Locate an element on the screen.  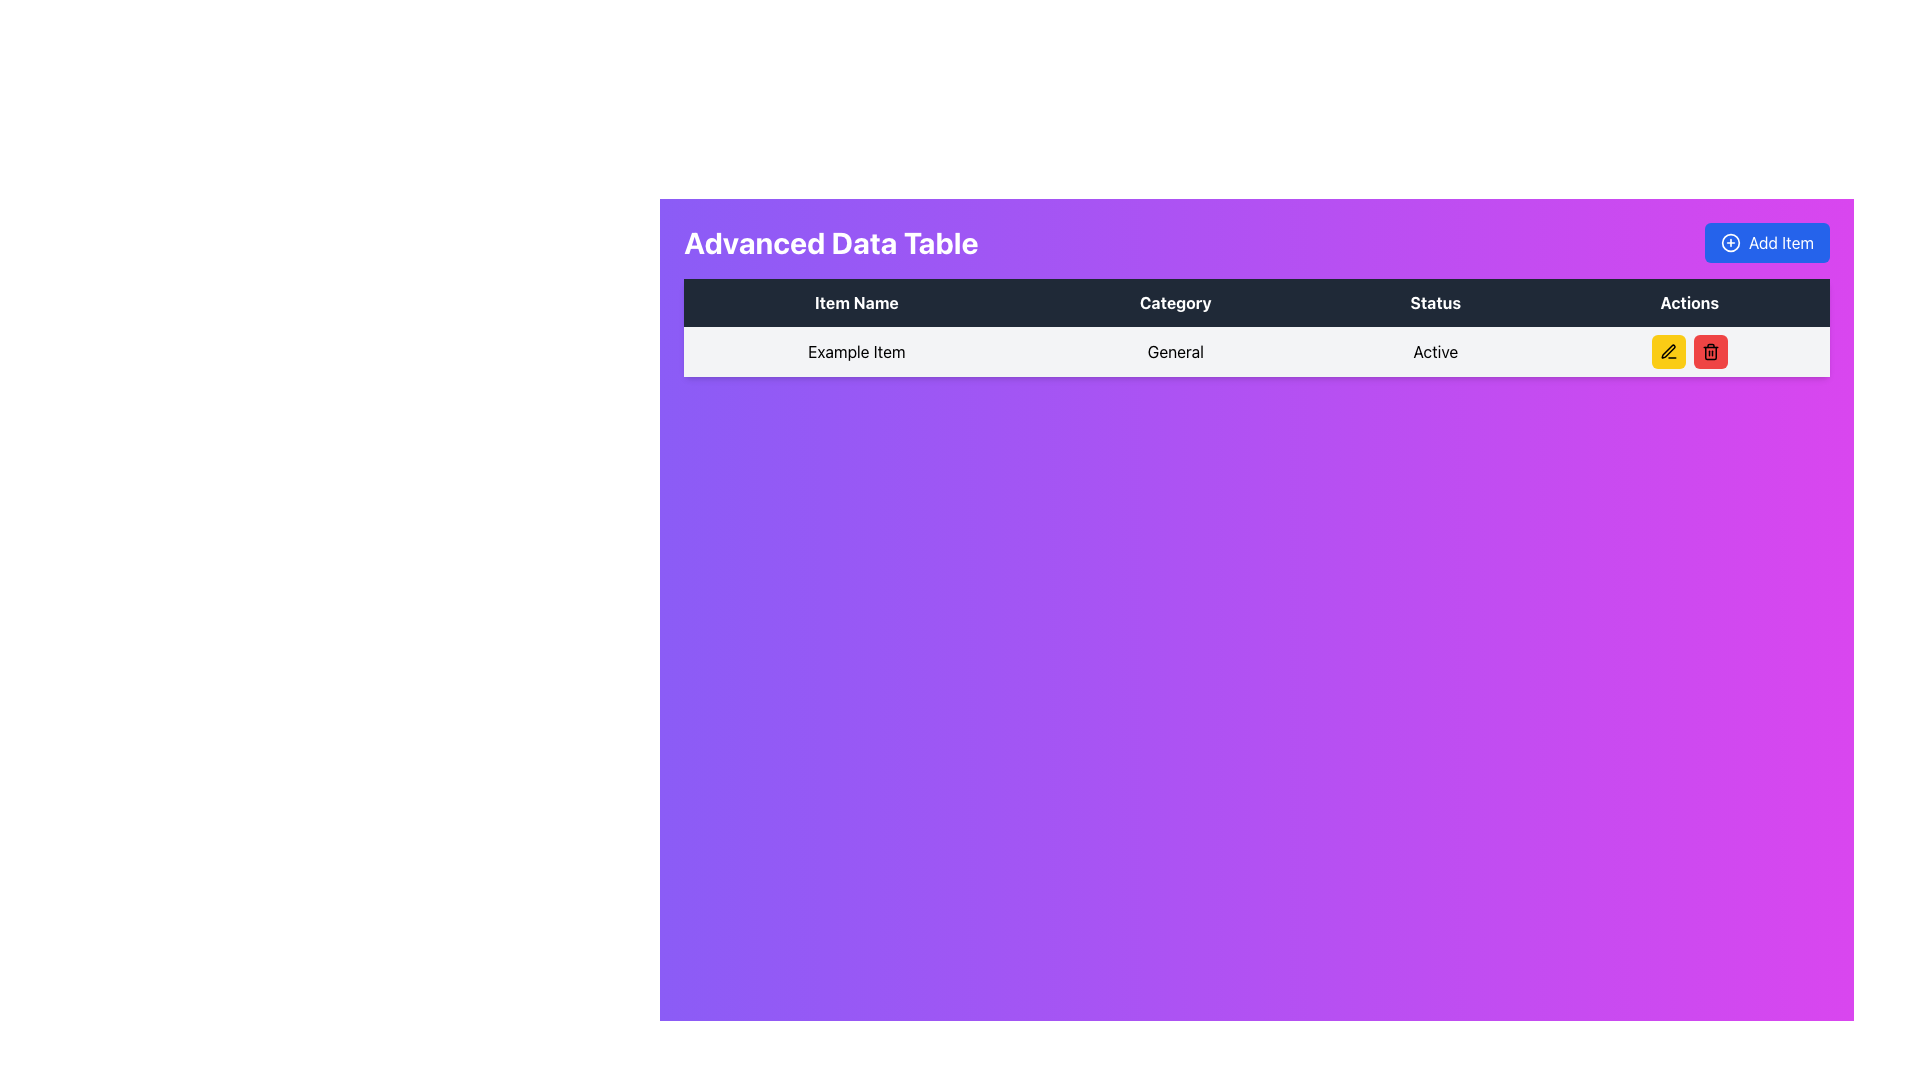
text content of the 'Add Item' label, which is styled with white text on a blue background and is part of the button labeled 'Add Item' is located at coordinates (1781, 242).